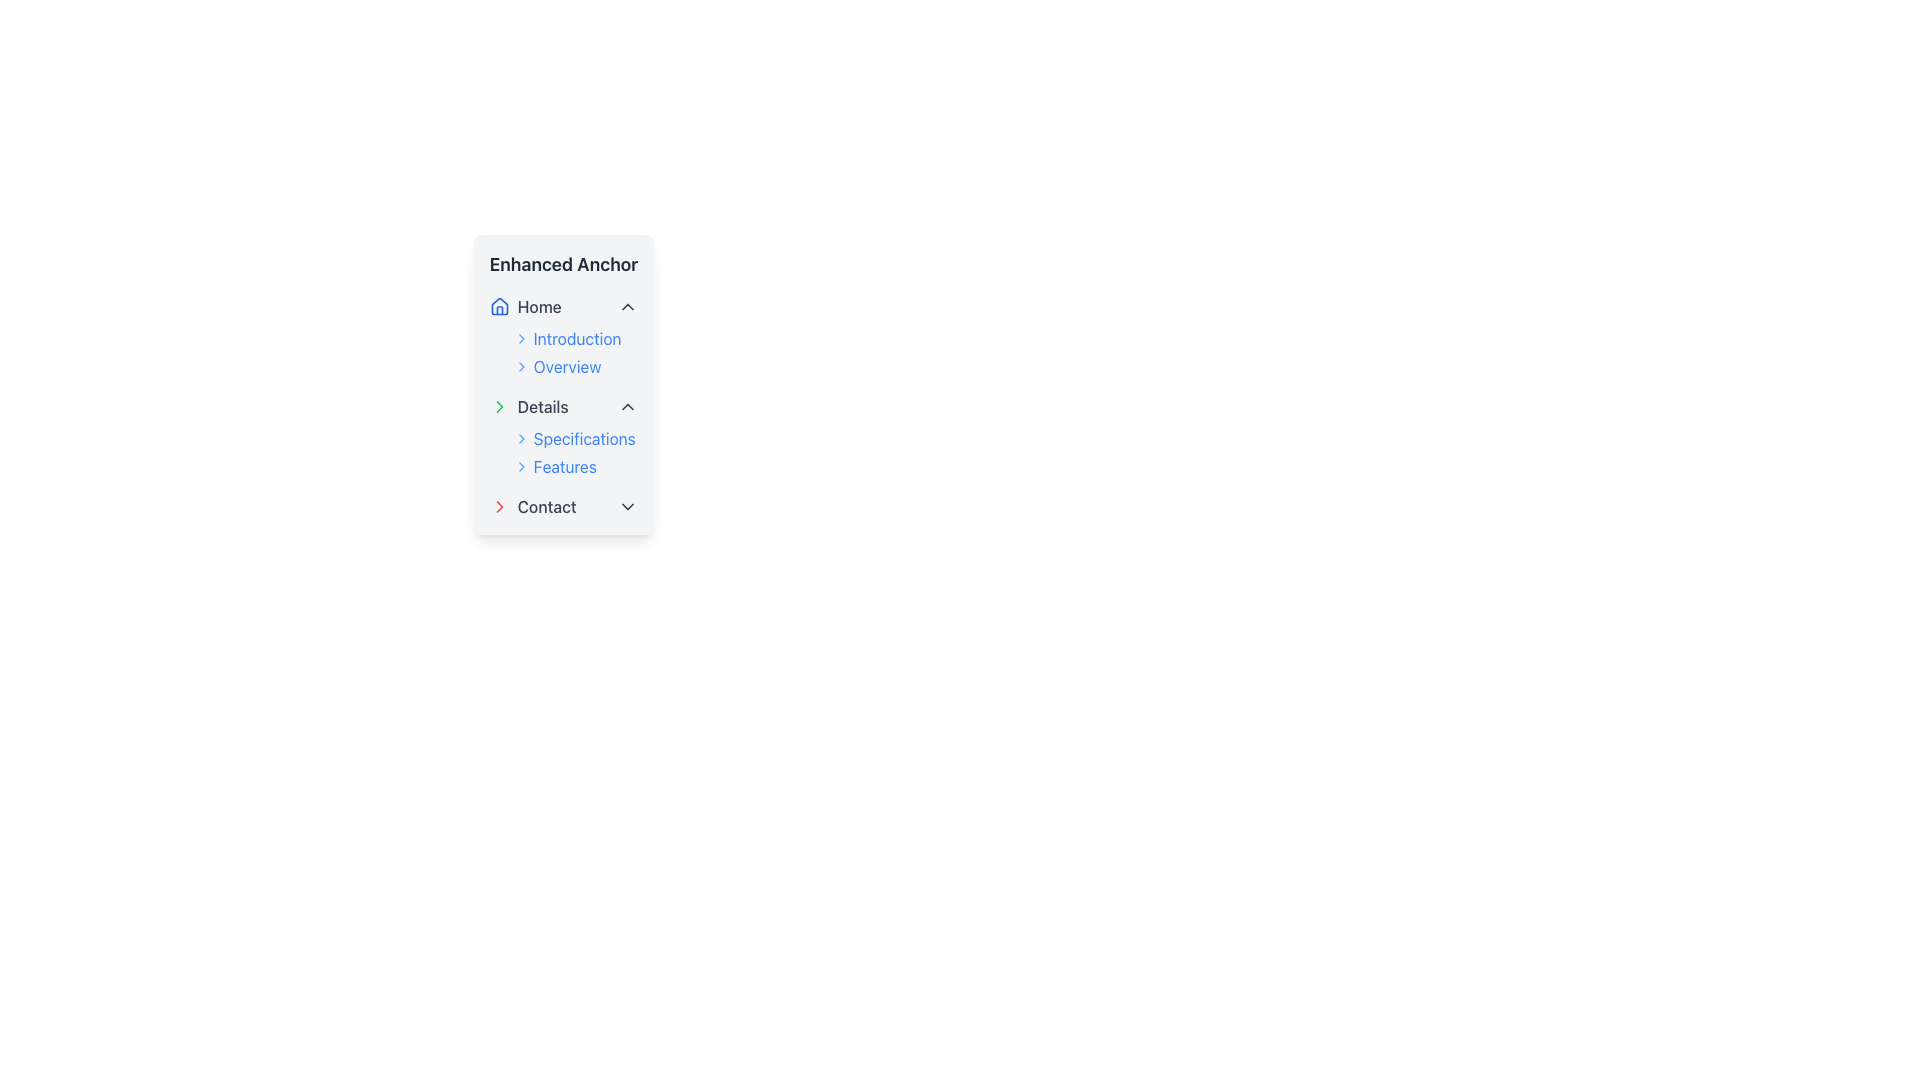  Describe the element at coordinates (575, 366) in the screenshot. I see `the 'Overview' hyperlink text located as the second entry under the 'Introduction' section in the side menu` at that location.